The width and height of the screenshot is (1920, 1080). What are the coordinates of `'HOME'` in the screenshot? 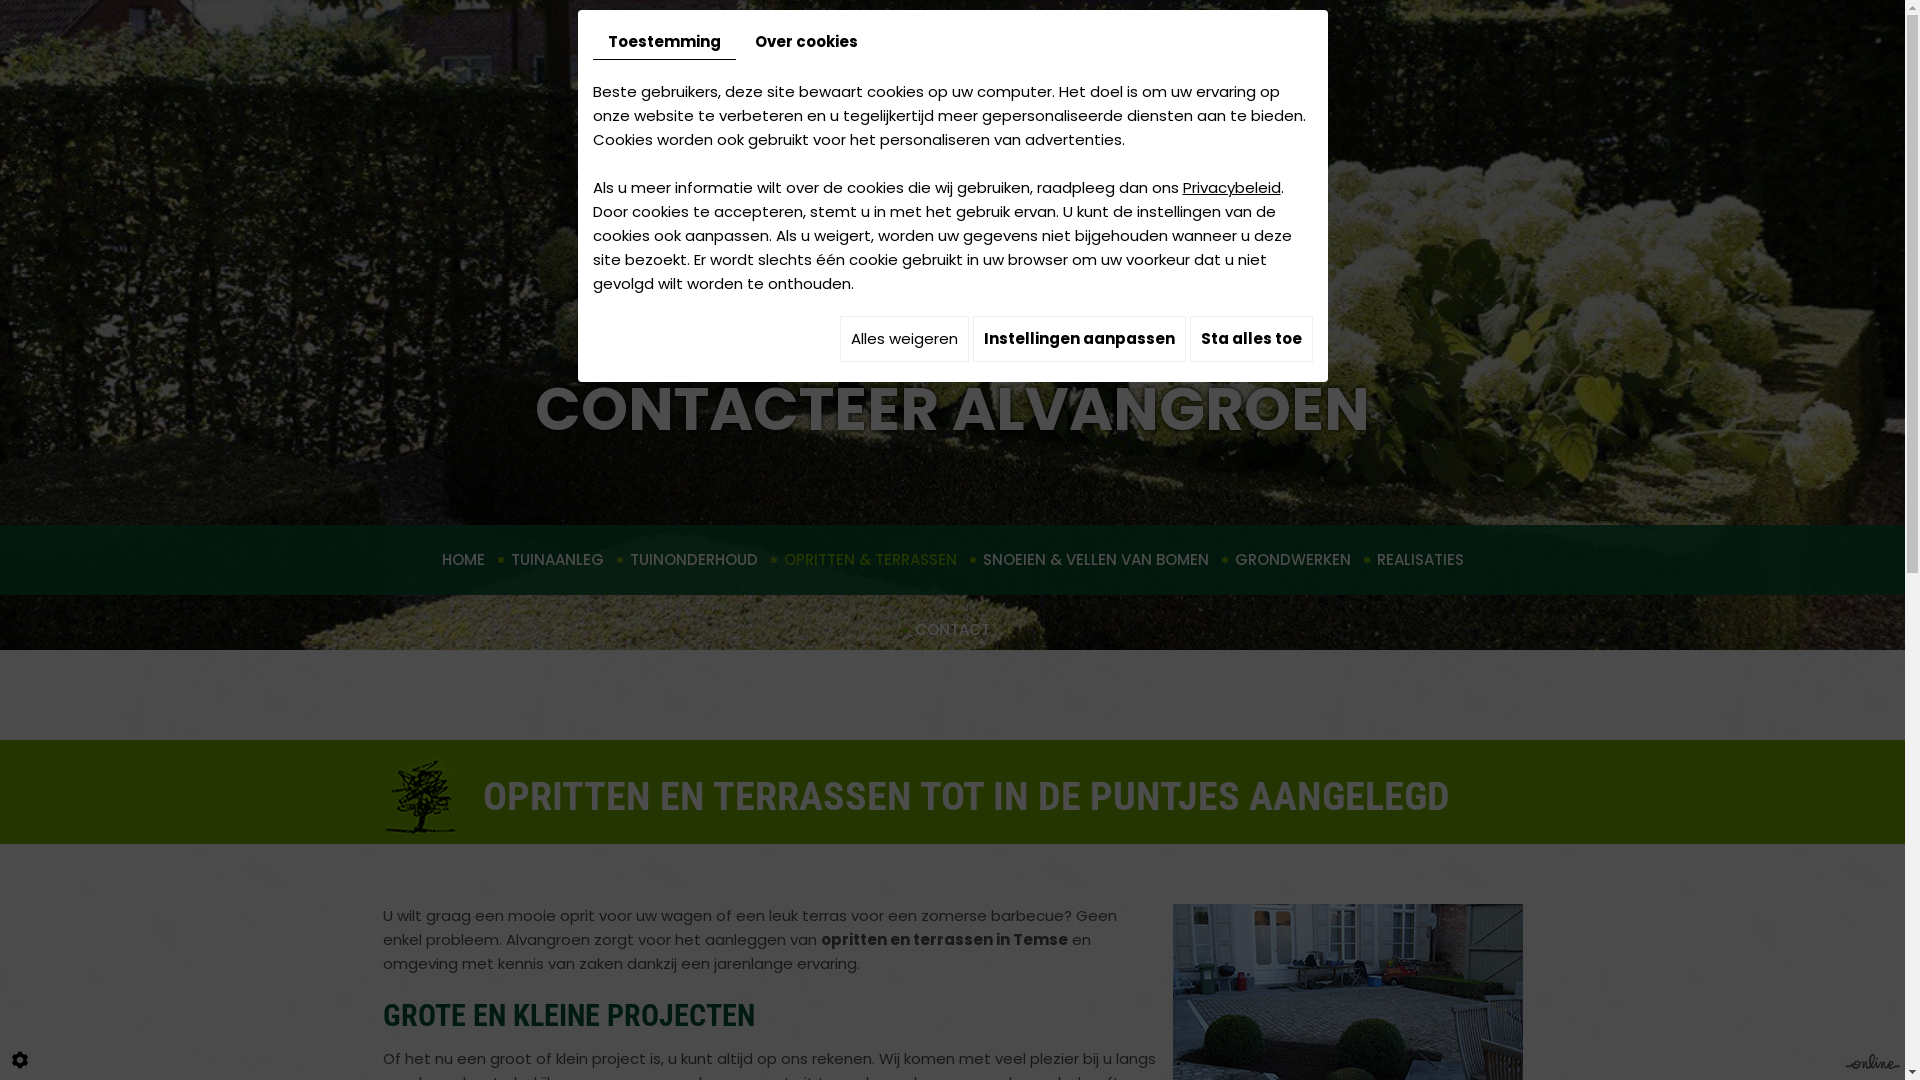 It's located at (461, 559).